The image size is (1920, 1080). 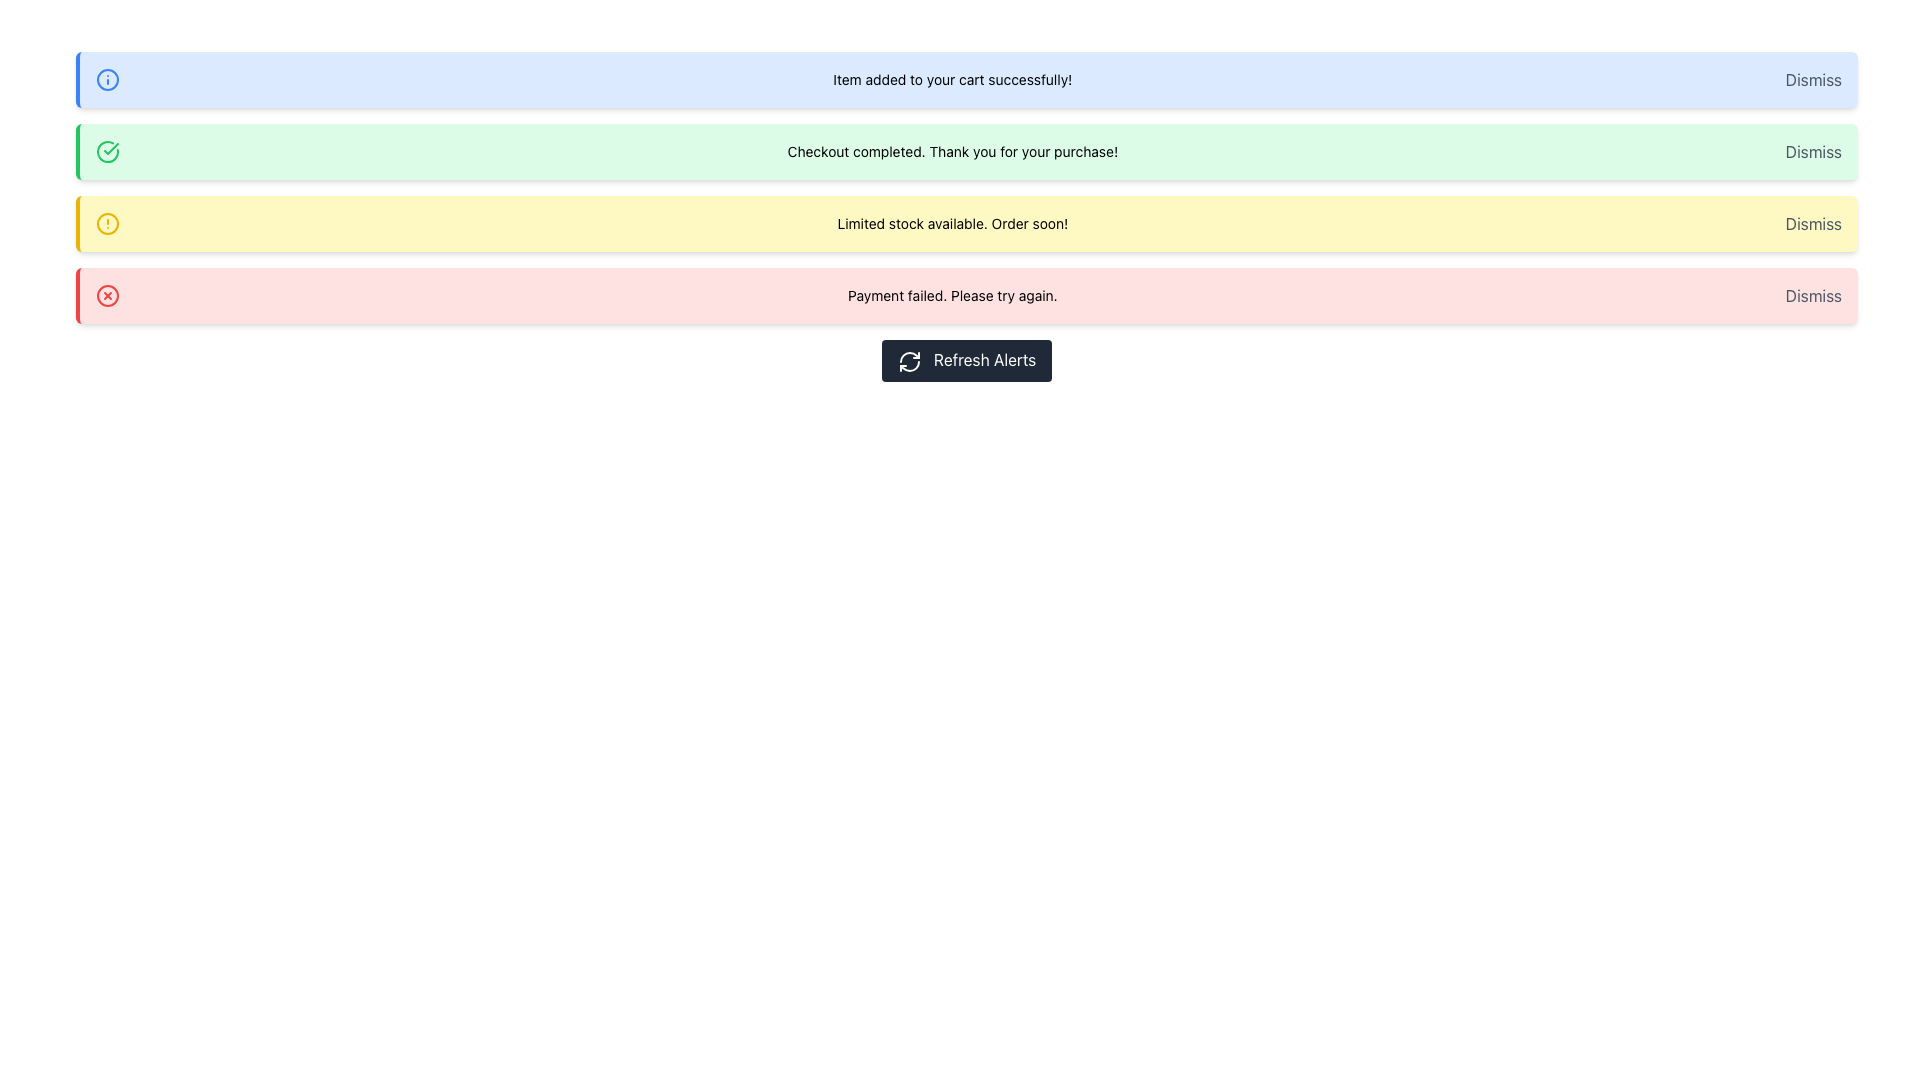 What do you see at coordinates (966, 223) in the screenshot?
I see `the third notification banner indicating limited stock availability` at bounding box center [966, 223].